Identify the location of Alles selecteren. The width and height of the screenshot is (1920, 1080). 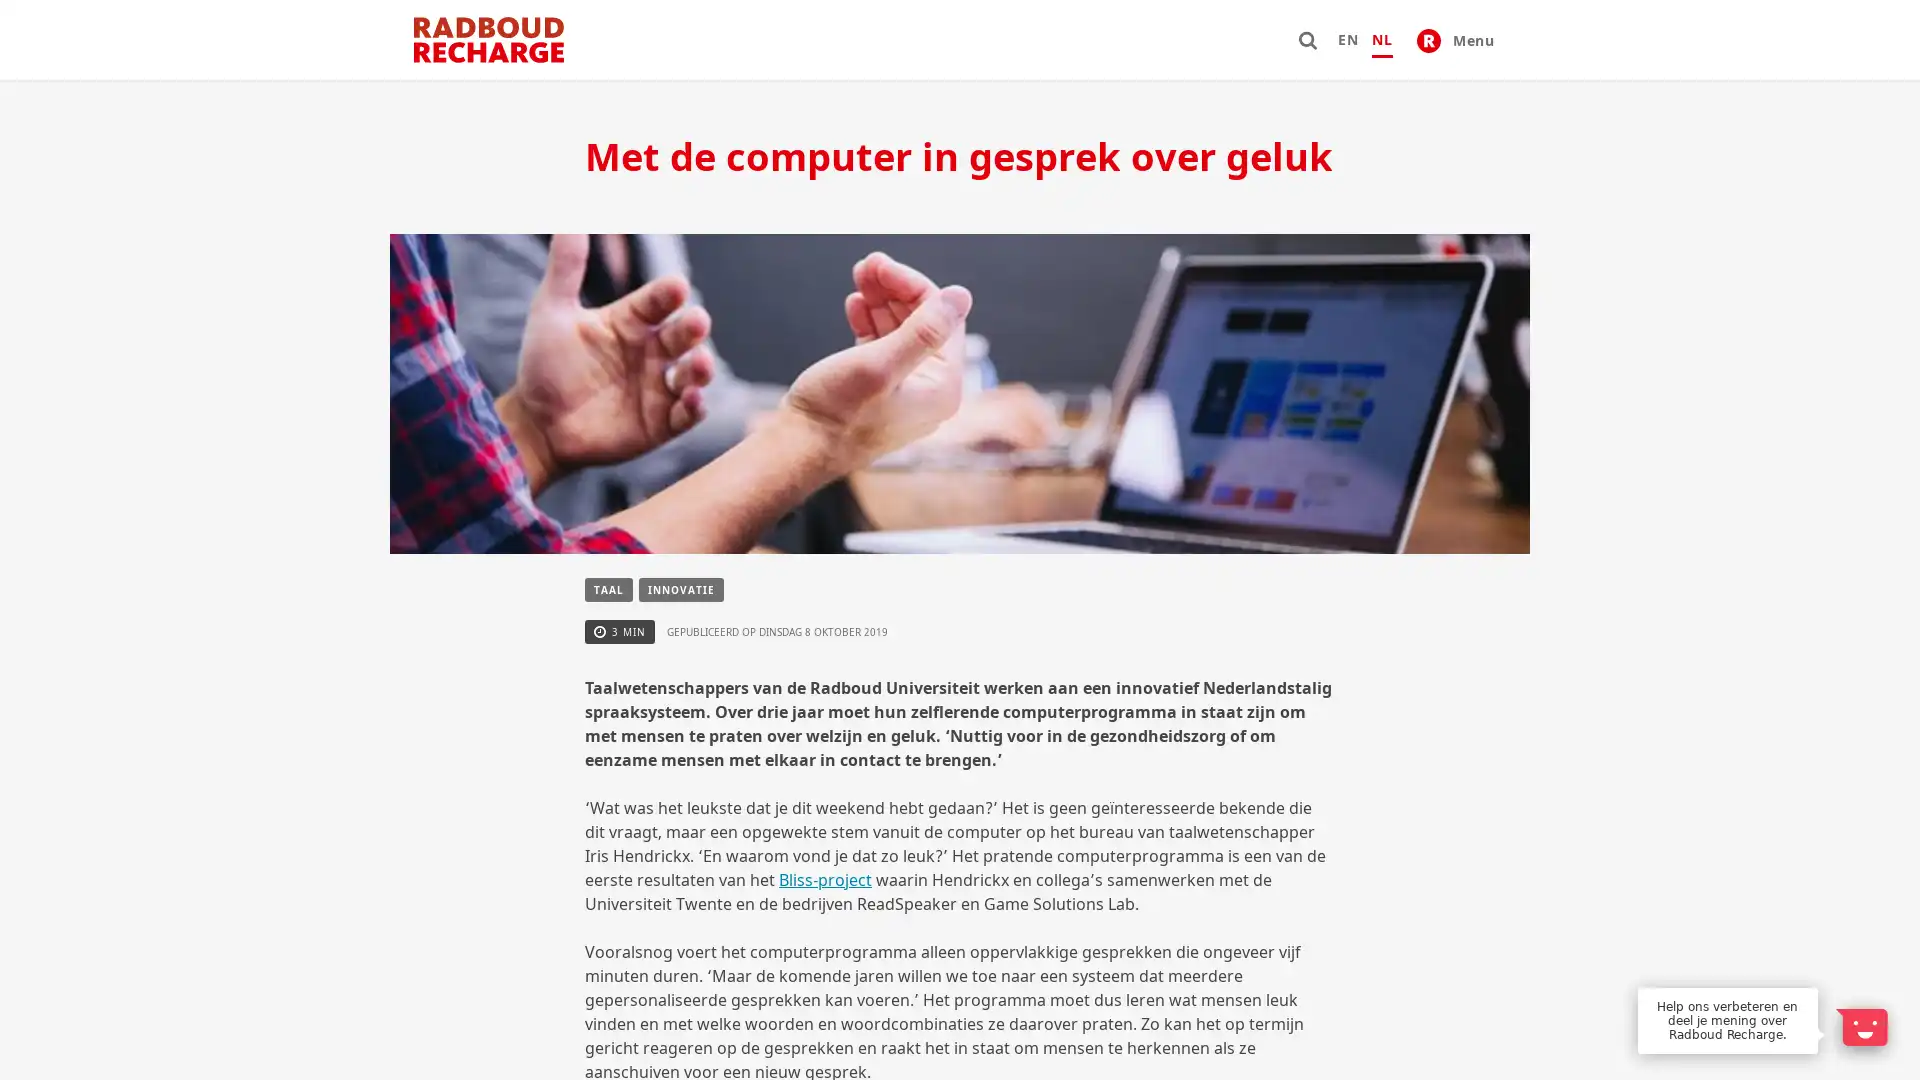
(872, 841).